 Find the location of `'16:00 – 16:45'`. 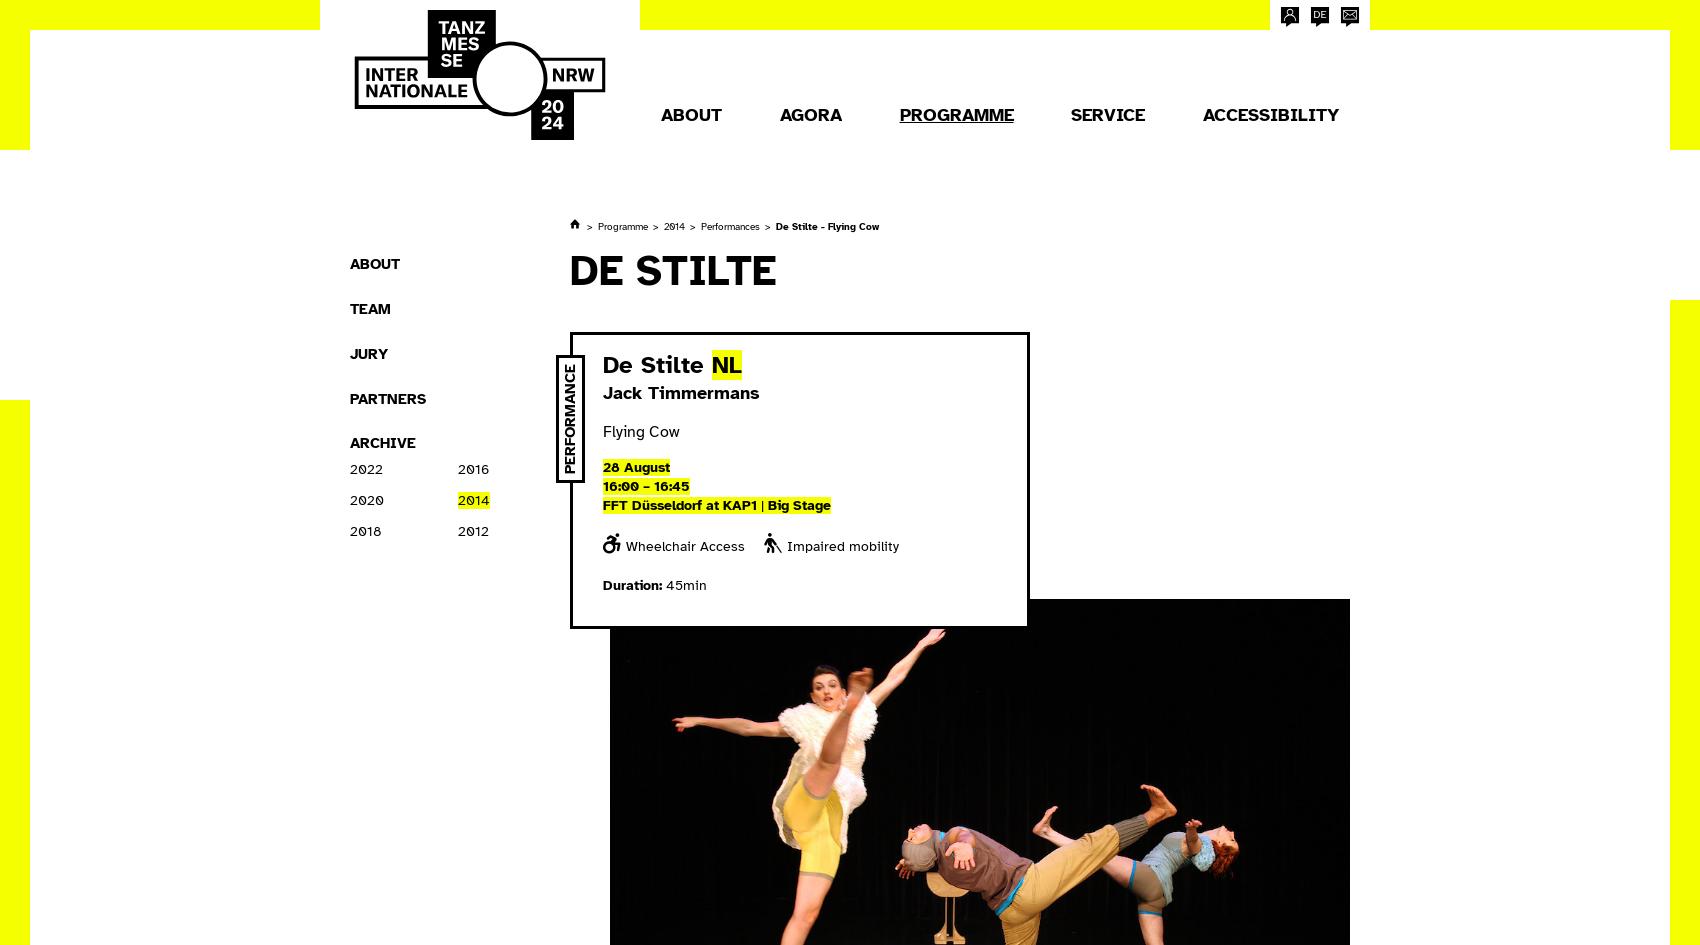

'16:00 – 16:45' is located at coordinates (646, 484).